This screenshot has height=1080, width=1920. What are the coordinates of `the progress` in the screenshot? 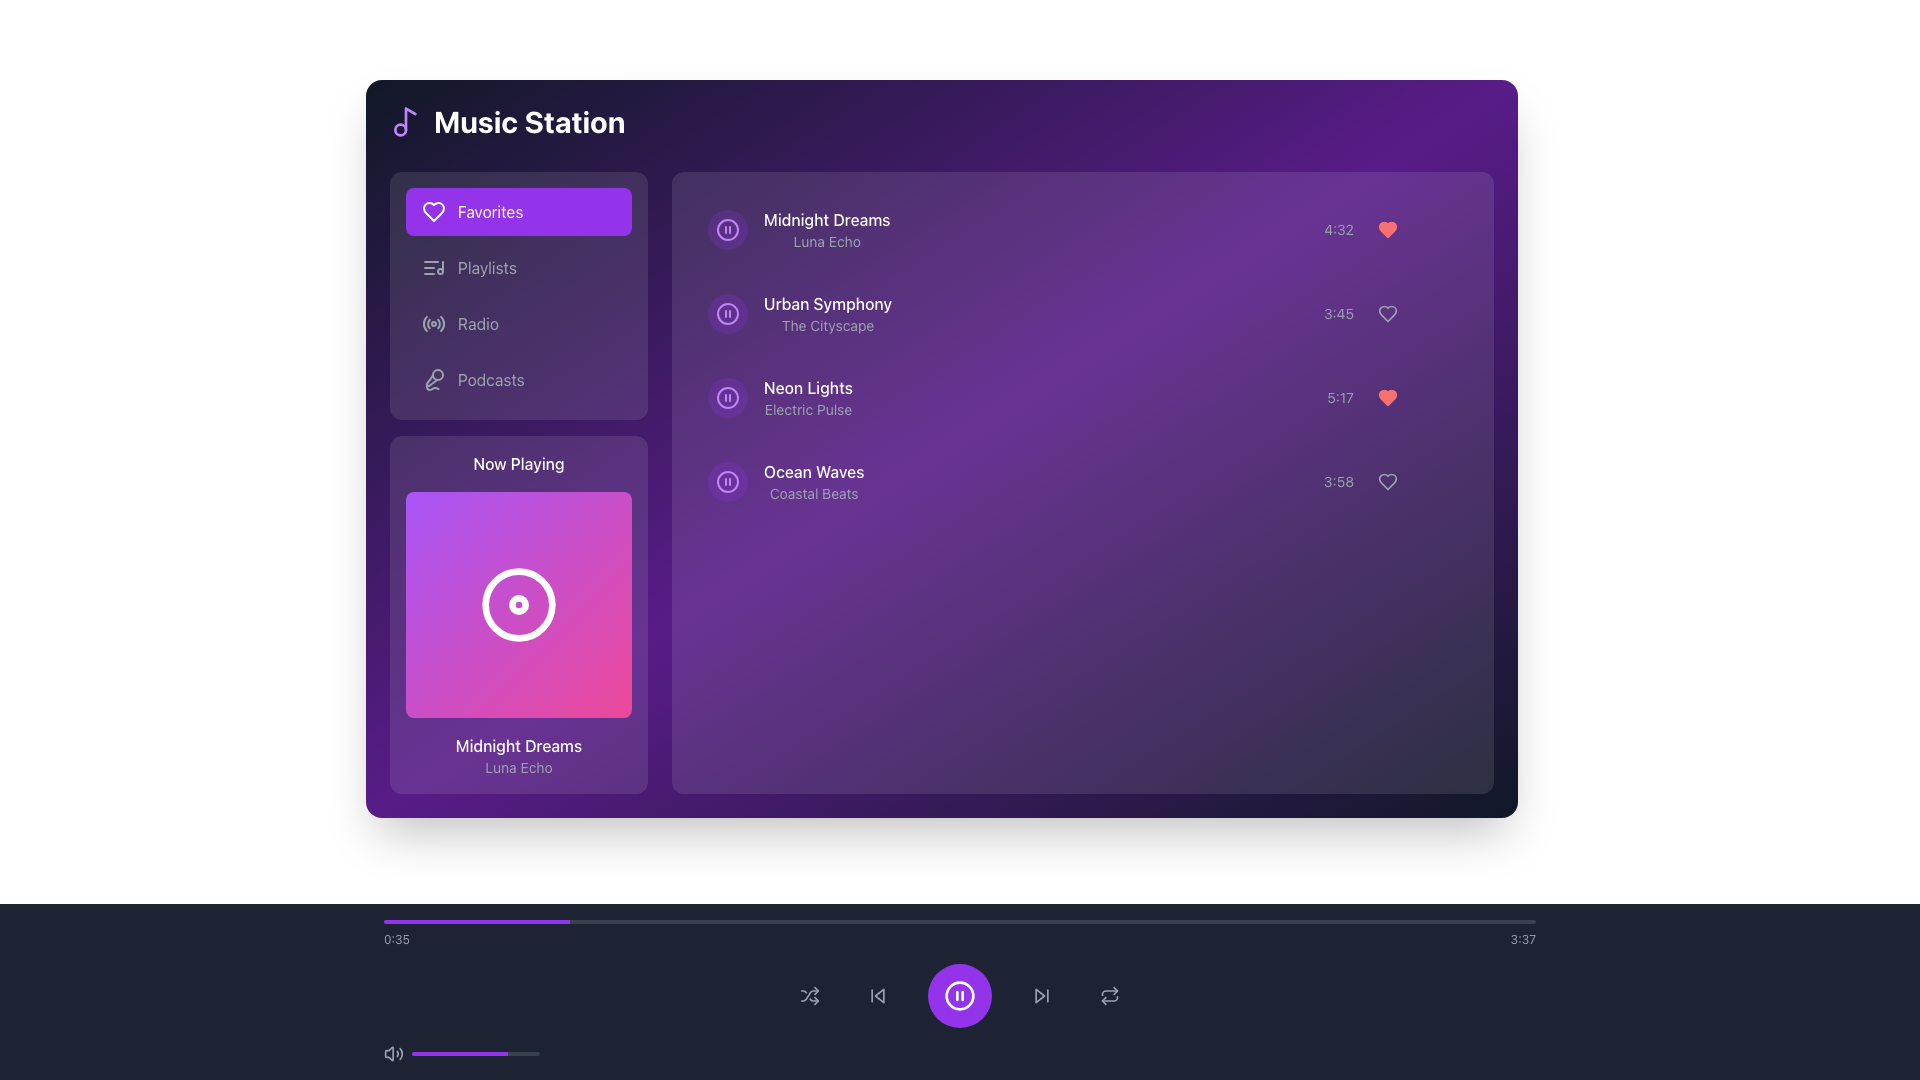 It's located at (445, 1052).